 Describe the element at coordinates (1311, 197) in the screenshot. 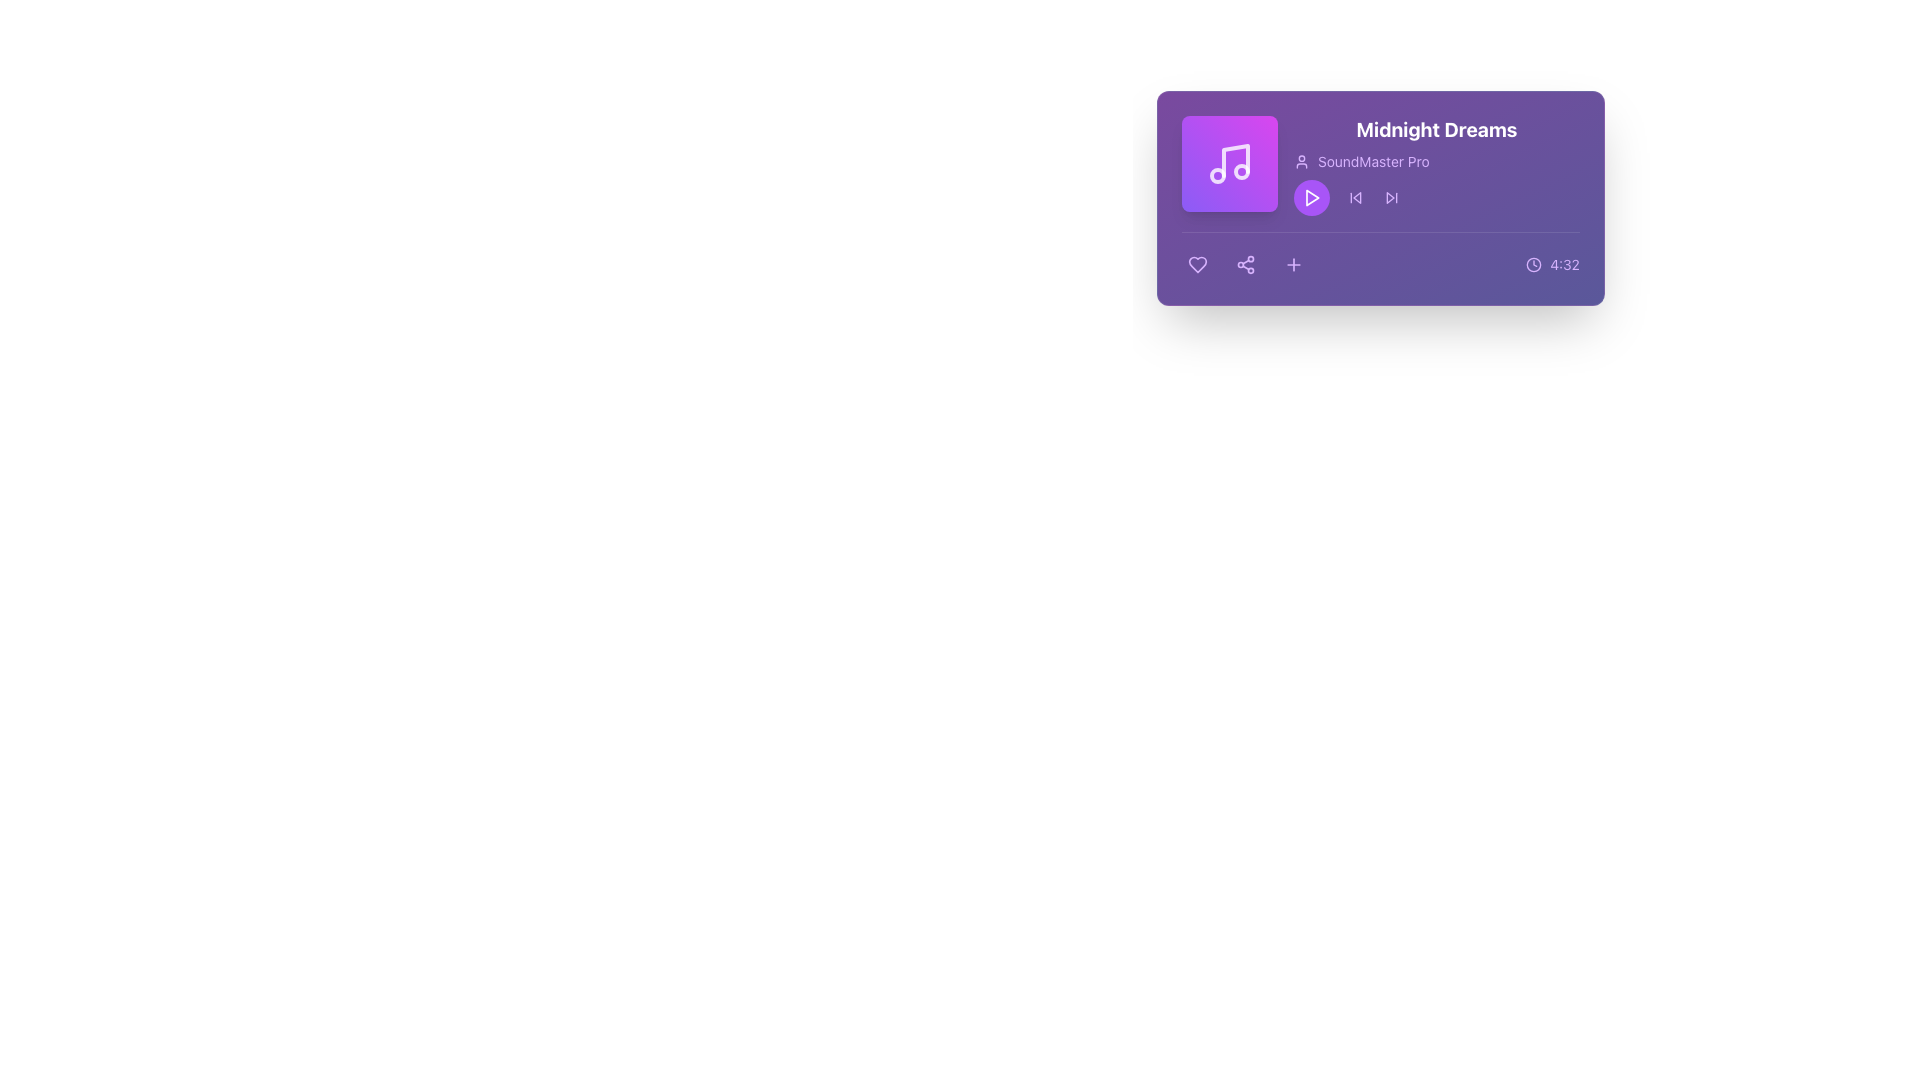

I see `the 'play' button icon located within the circular button beneath the title 'Midnight Dreams' for keyboard interaction` at that location.